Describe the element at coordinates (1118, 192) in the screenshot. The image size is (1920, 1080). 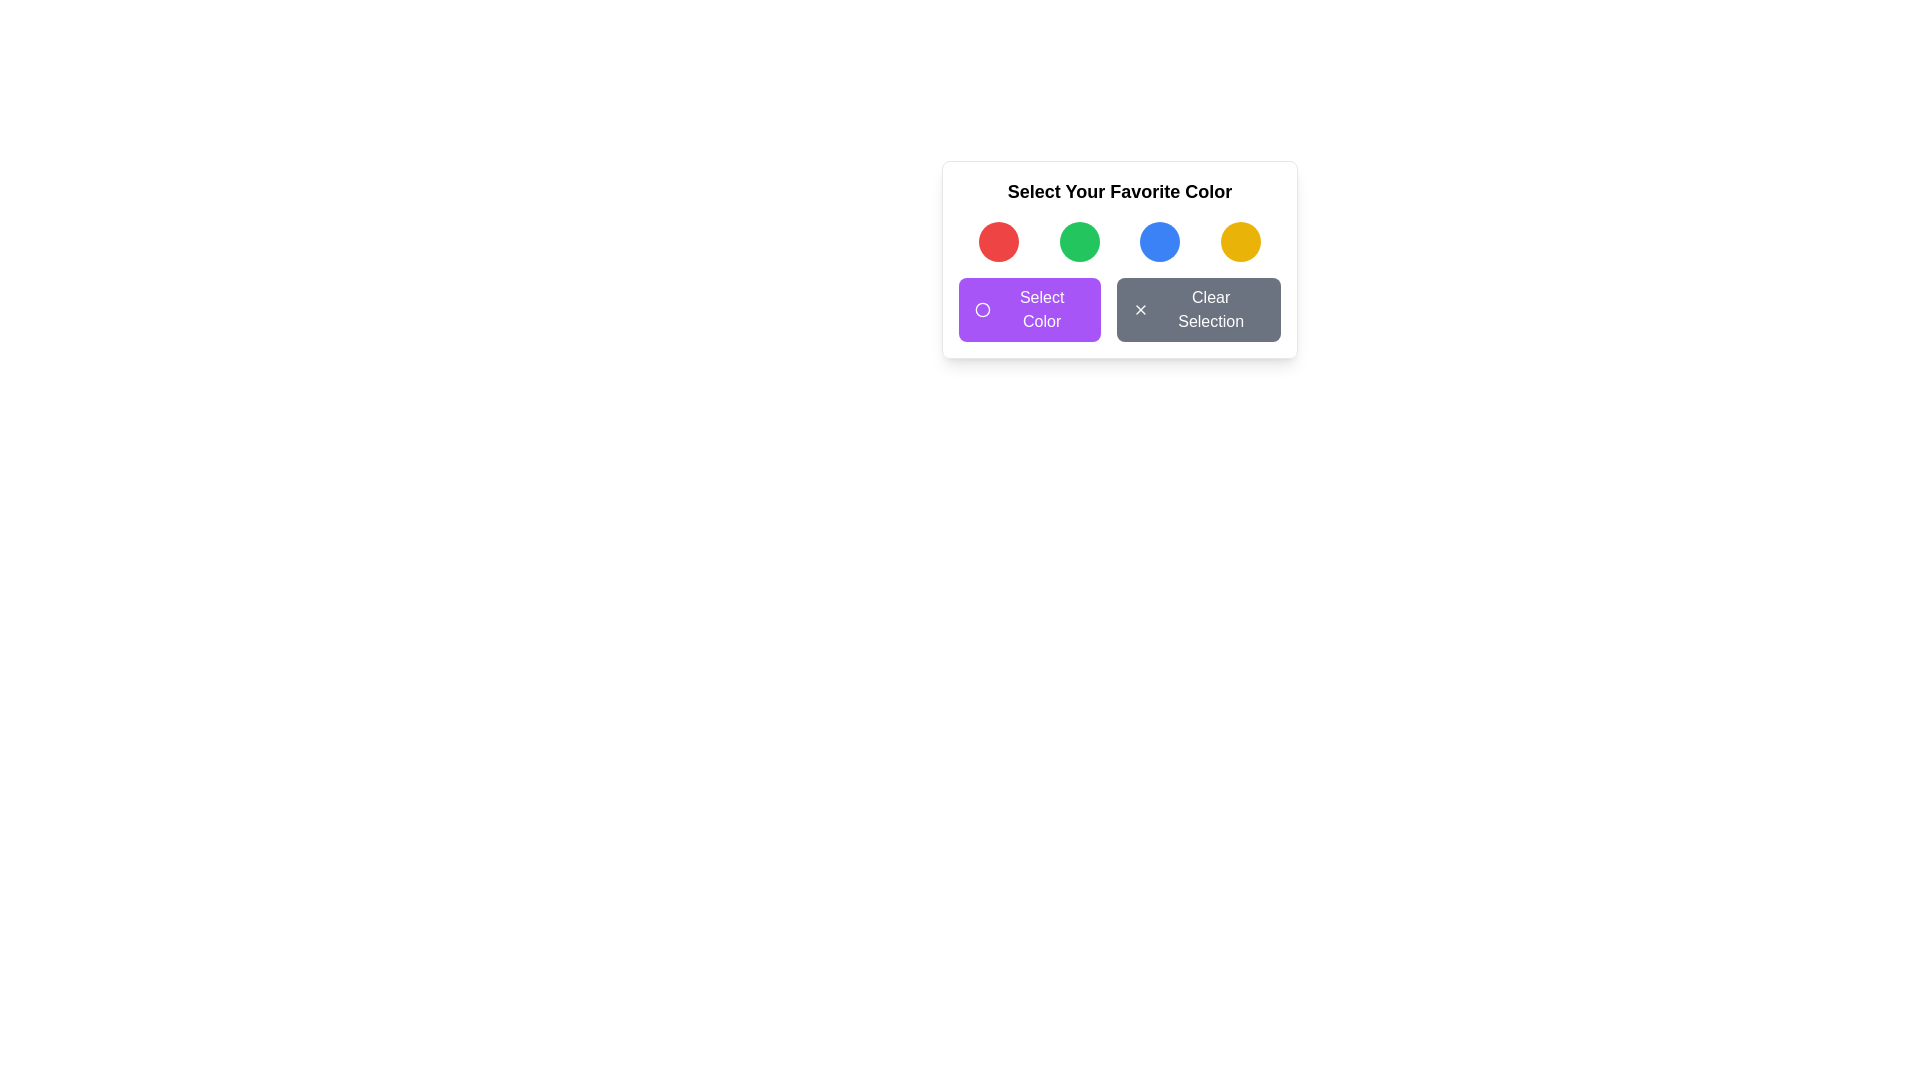
I see `the text heading that reads 'Select Your Favorite Color', which is styled in bold font and positioned above the color buttons` at that location.